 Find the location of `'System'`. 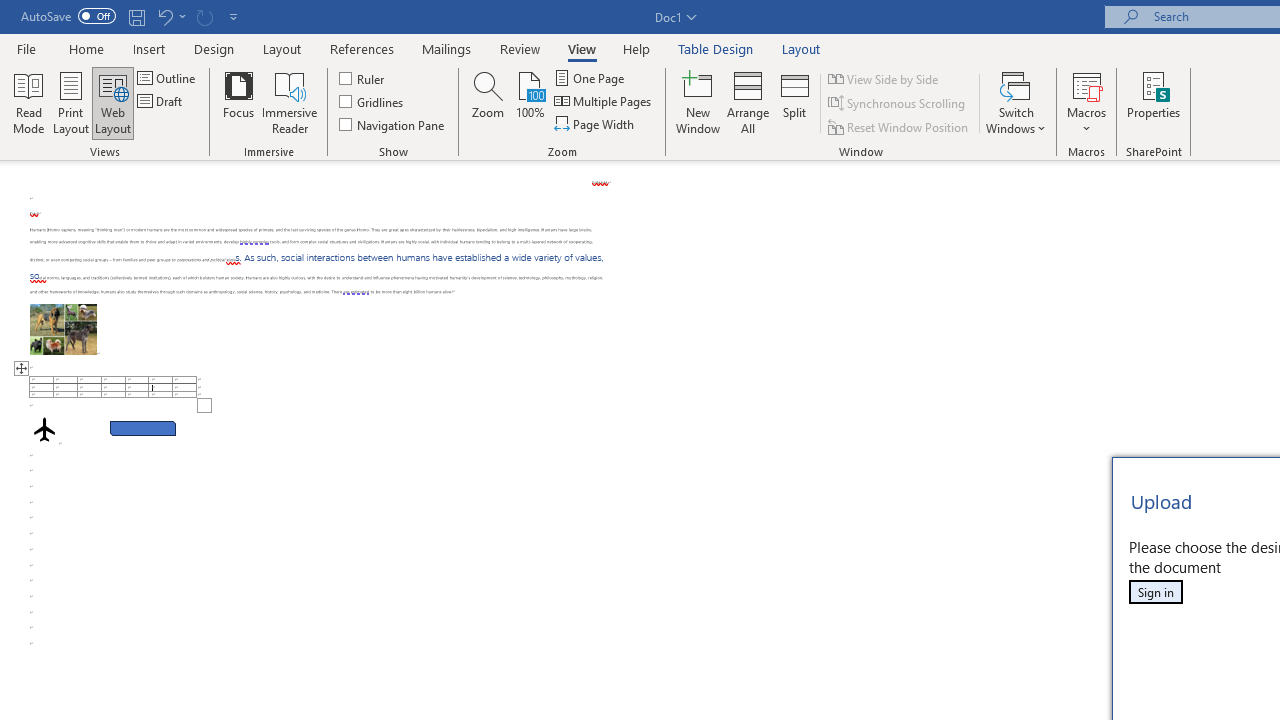

'System' is located at coordinates (10, 11).